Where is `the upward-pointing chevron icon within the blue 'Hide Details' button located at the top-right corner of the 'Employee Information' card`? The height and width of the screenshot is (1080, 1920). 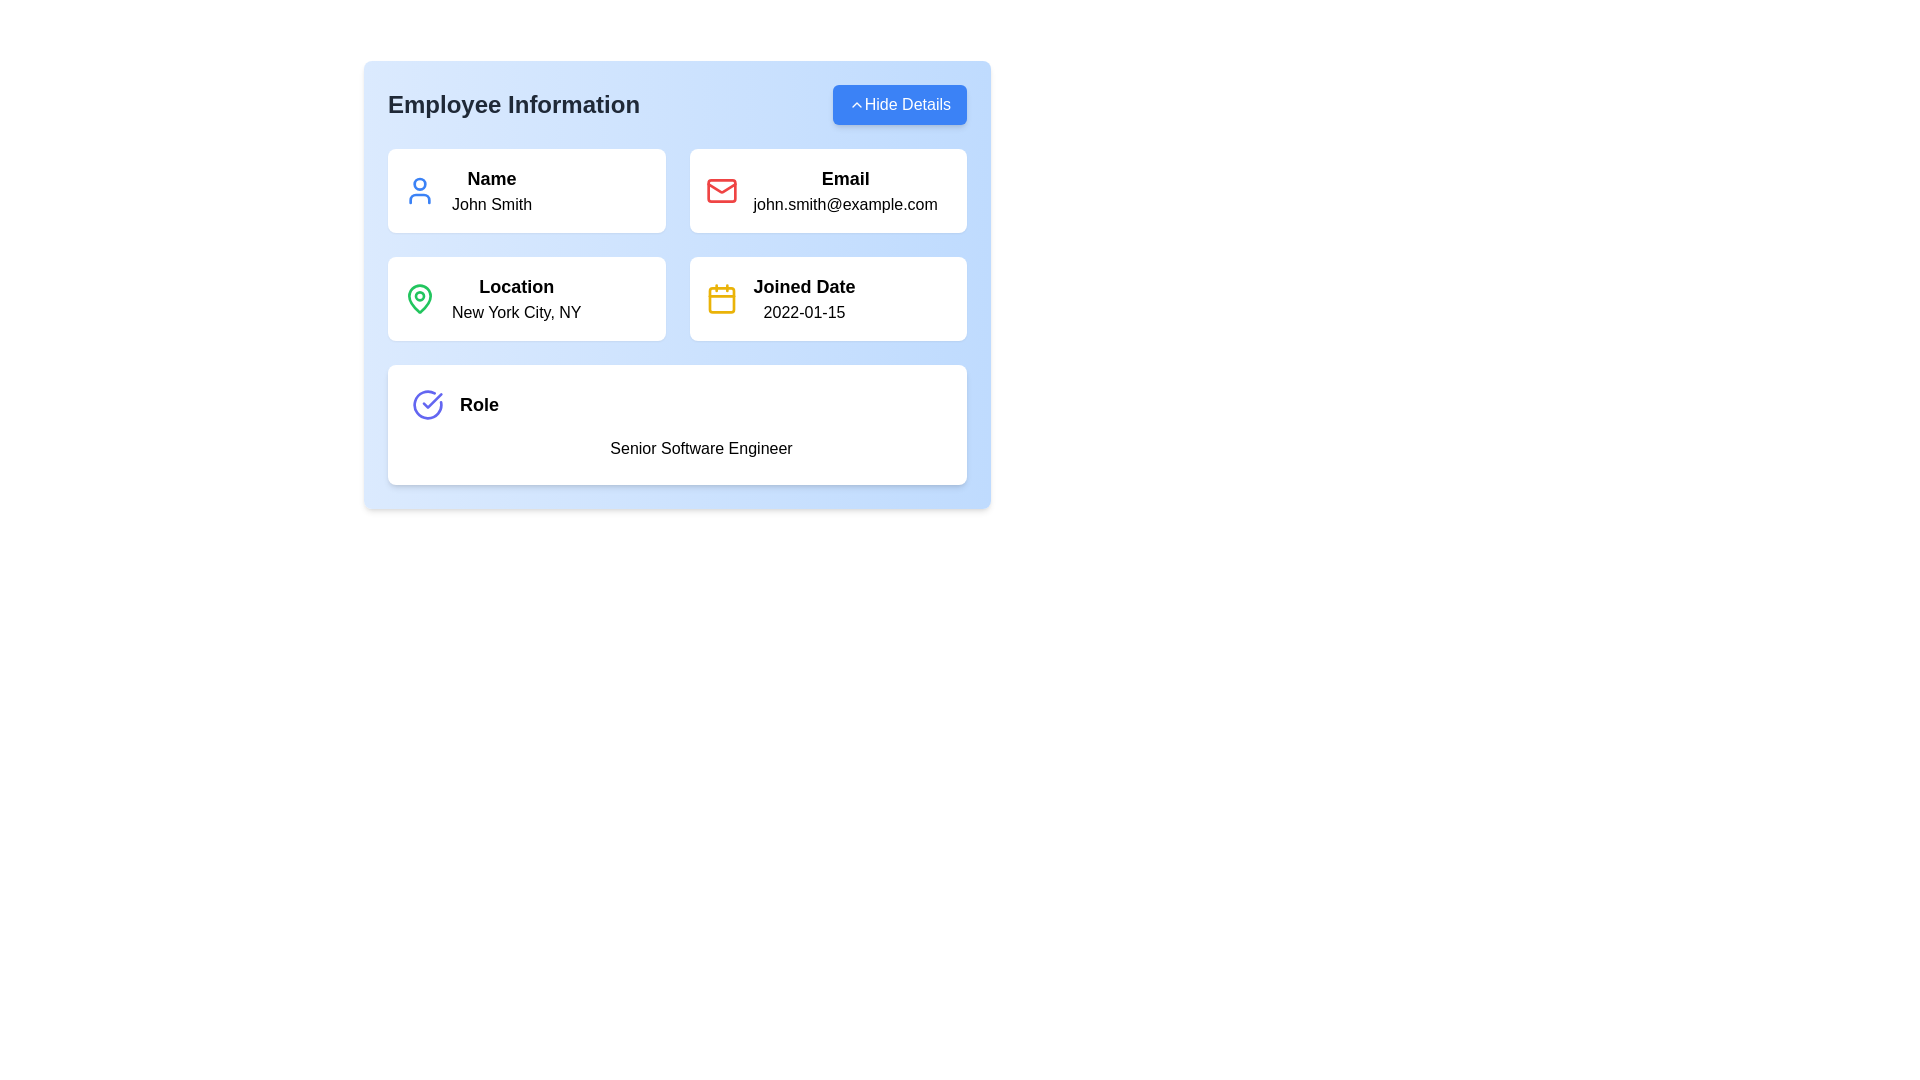
the upward-pointing chevron icon within the blue 'Hide Details' button located at the top-right corner of the 'Employee Information' card is located at coordinates (856, 104).